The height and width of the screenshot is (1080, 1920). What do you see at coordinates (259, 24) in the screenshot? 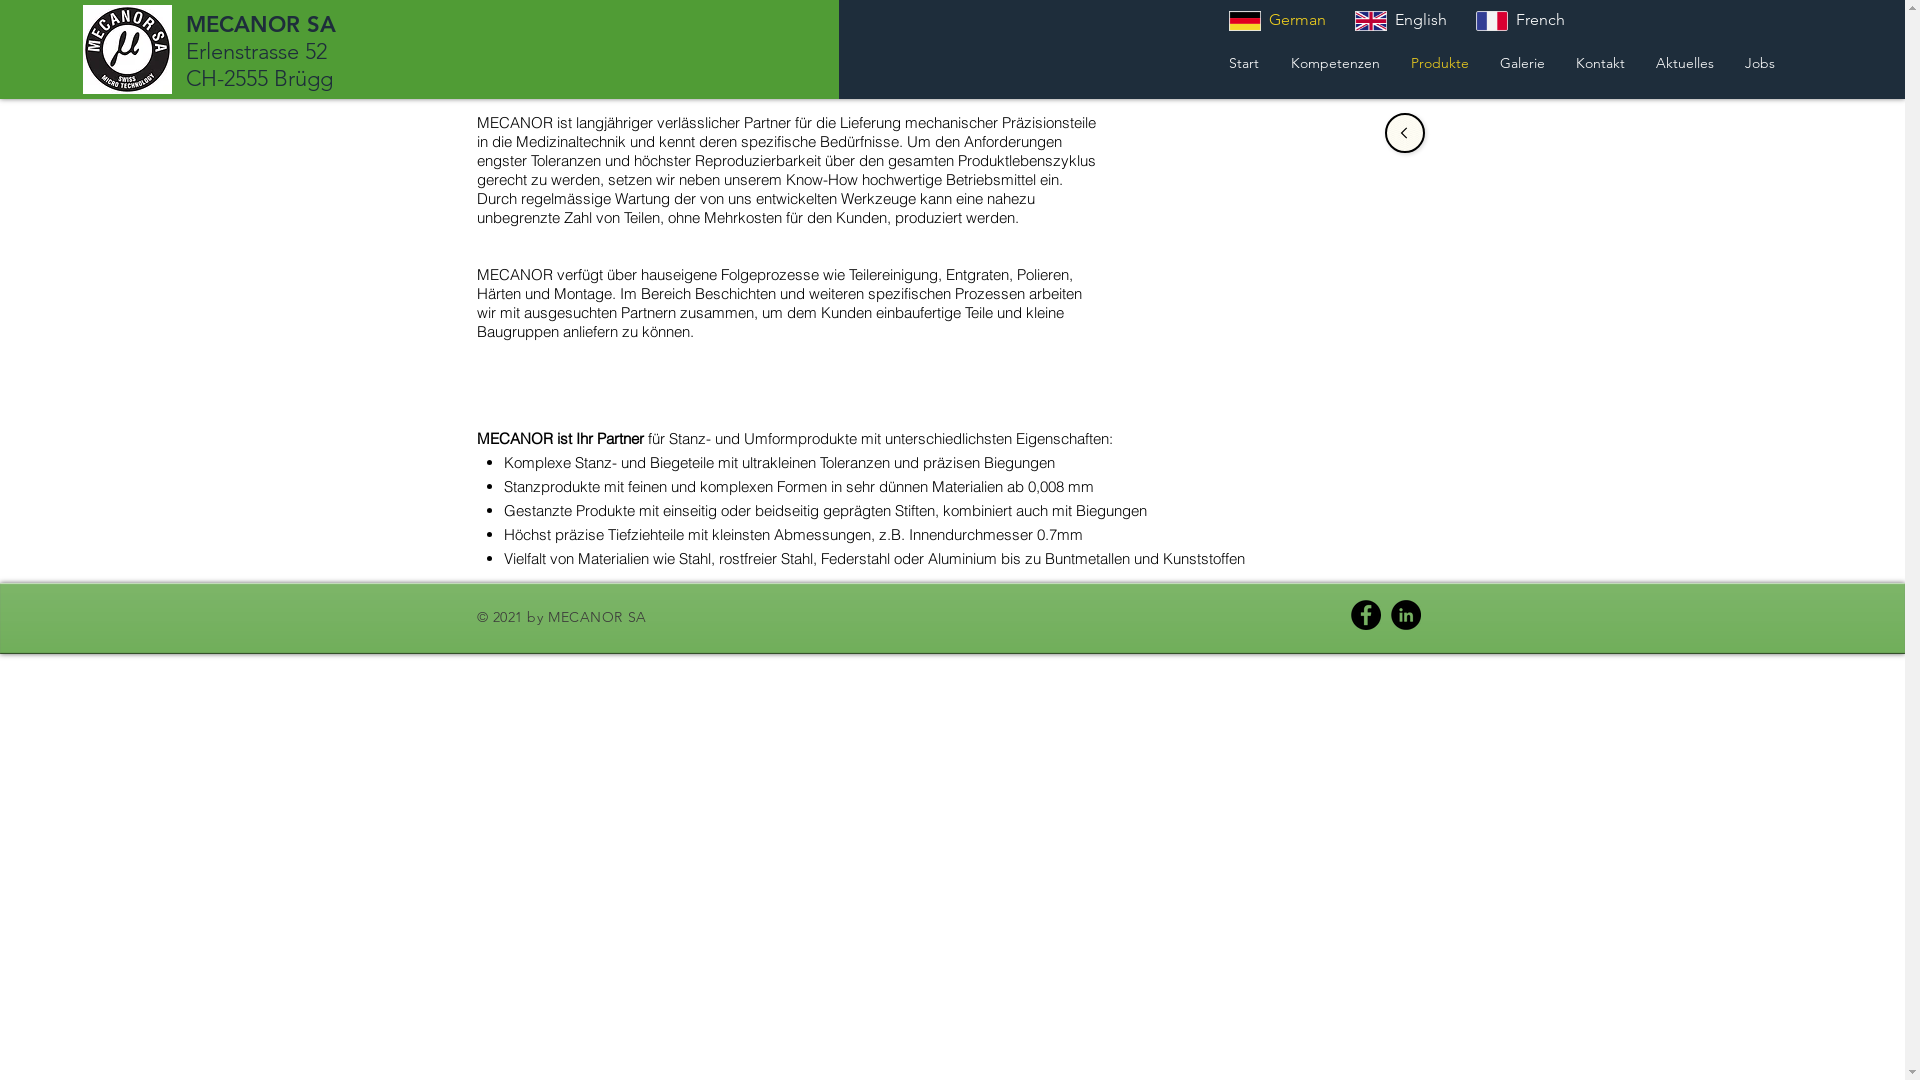
I see `'MECANOR SA'` at bounding box center [259, 24].